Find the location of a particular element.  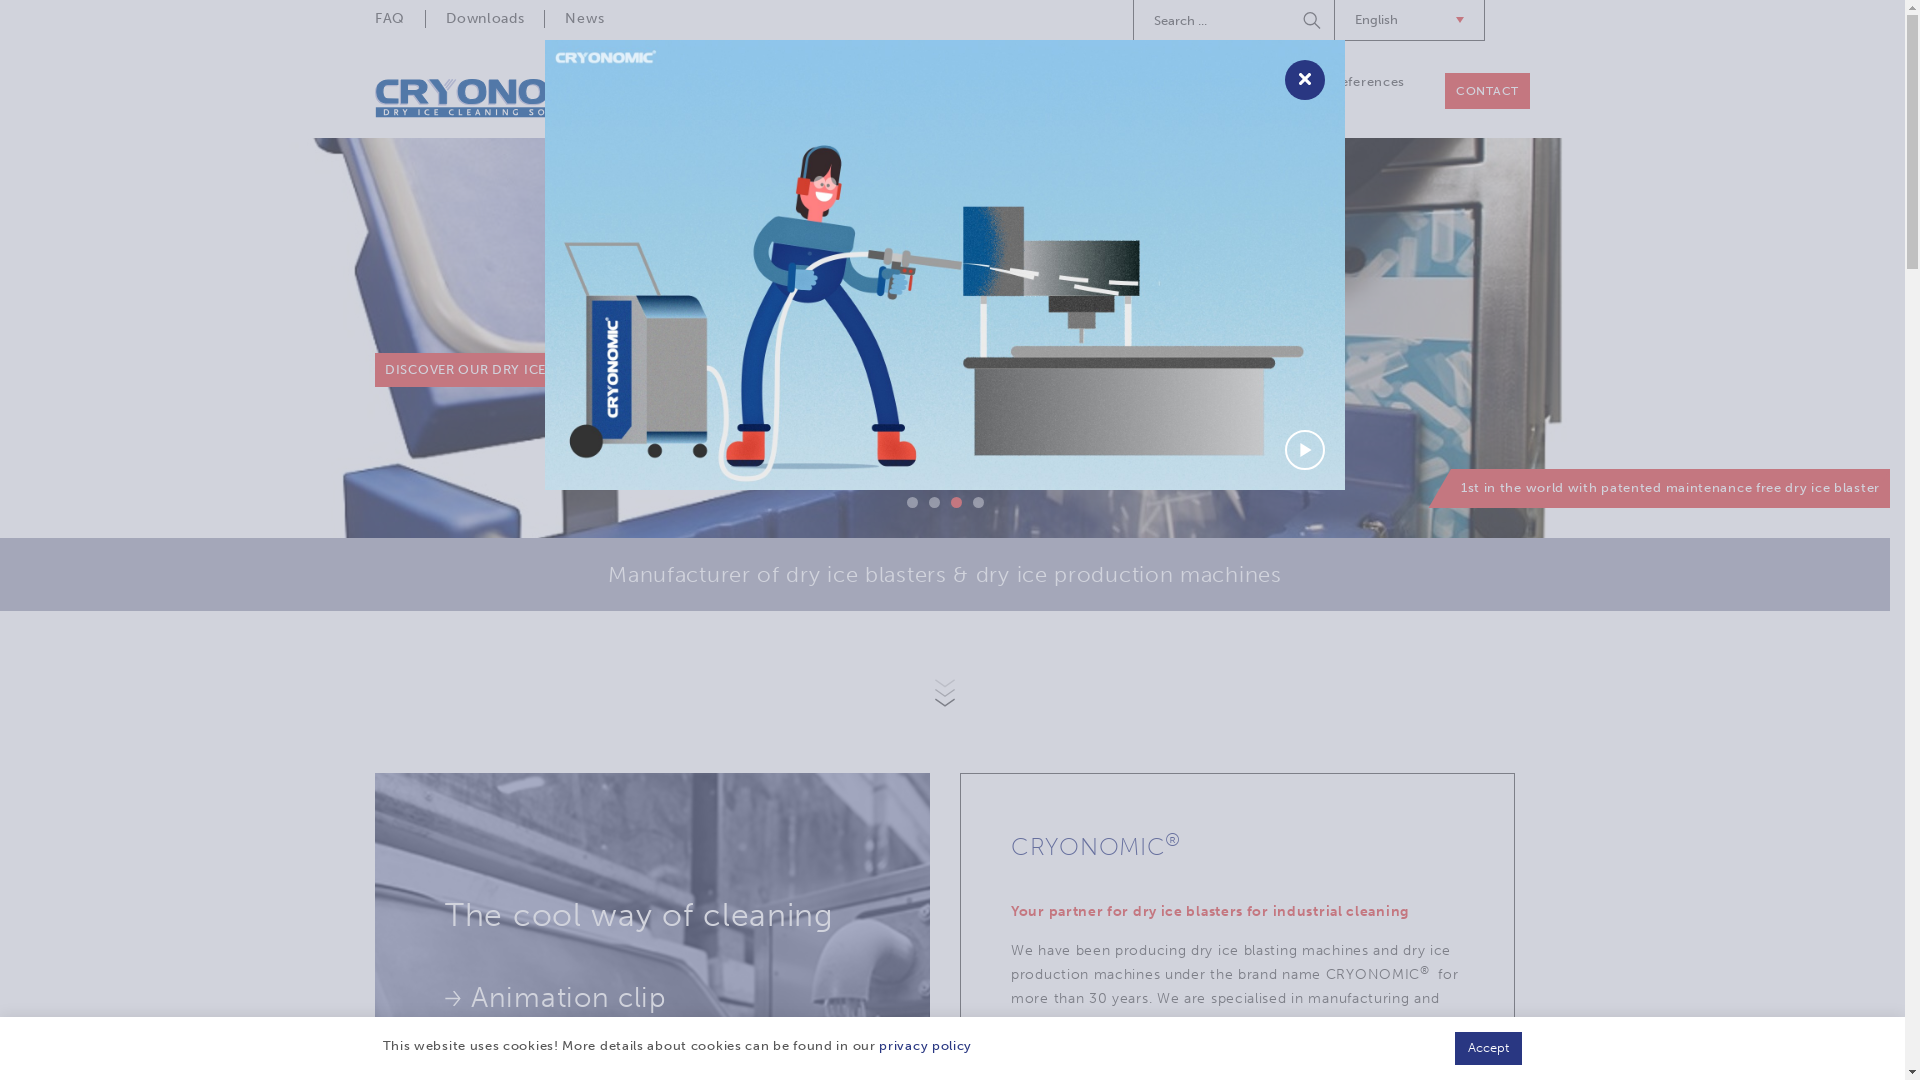

'English' is located at coordinates (1334, 20).